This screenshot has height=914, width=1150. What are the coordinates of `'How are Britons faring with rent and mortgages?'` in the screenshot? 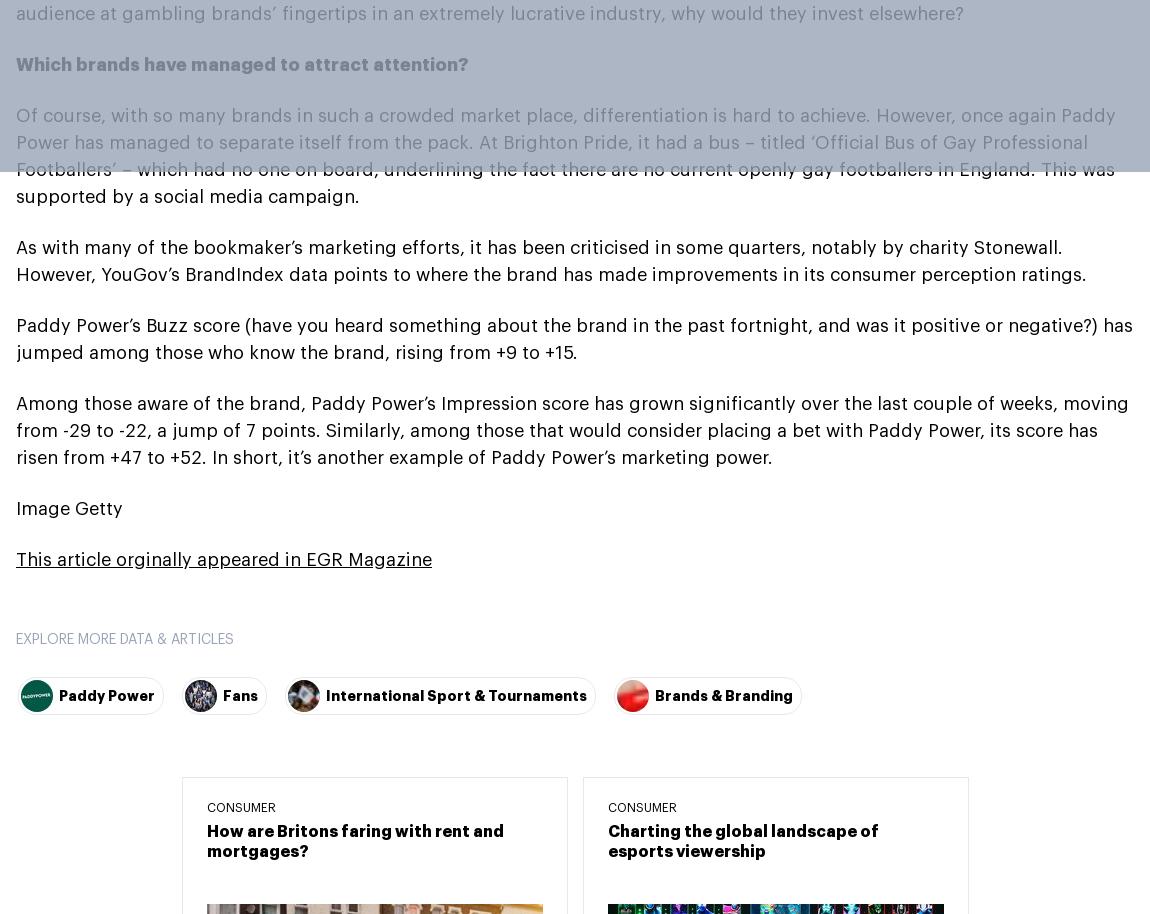 It's located at (354, 840).